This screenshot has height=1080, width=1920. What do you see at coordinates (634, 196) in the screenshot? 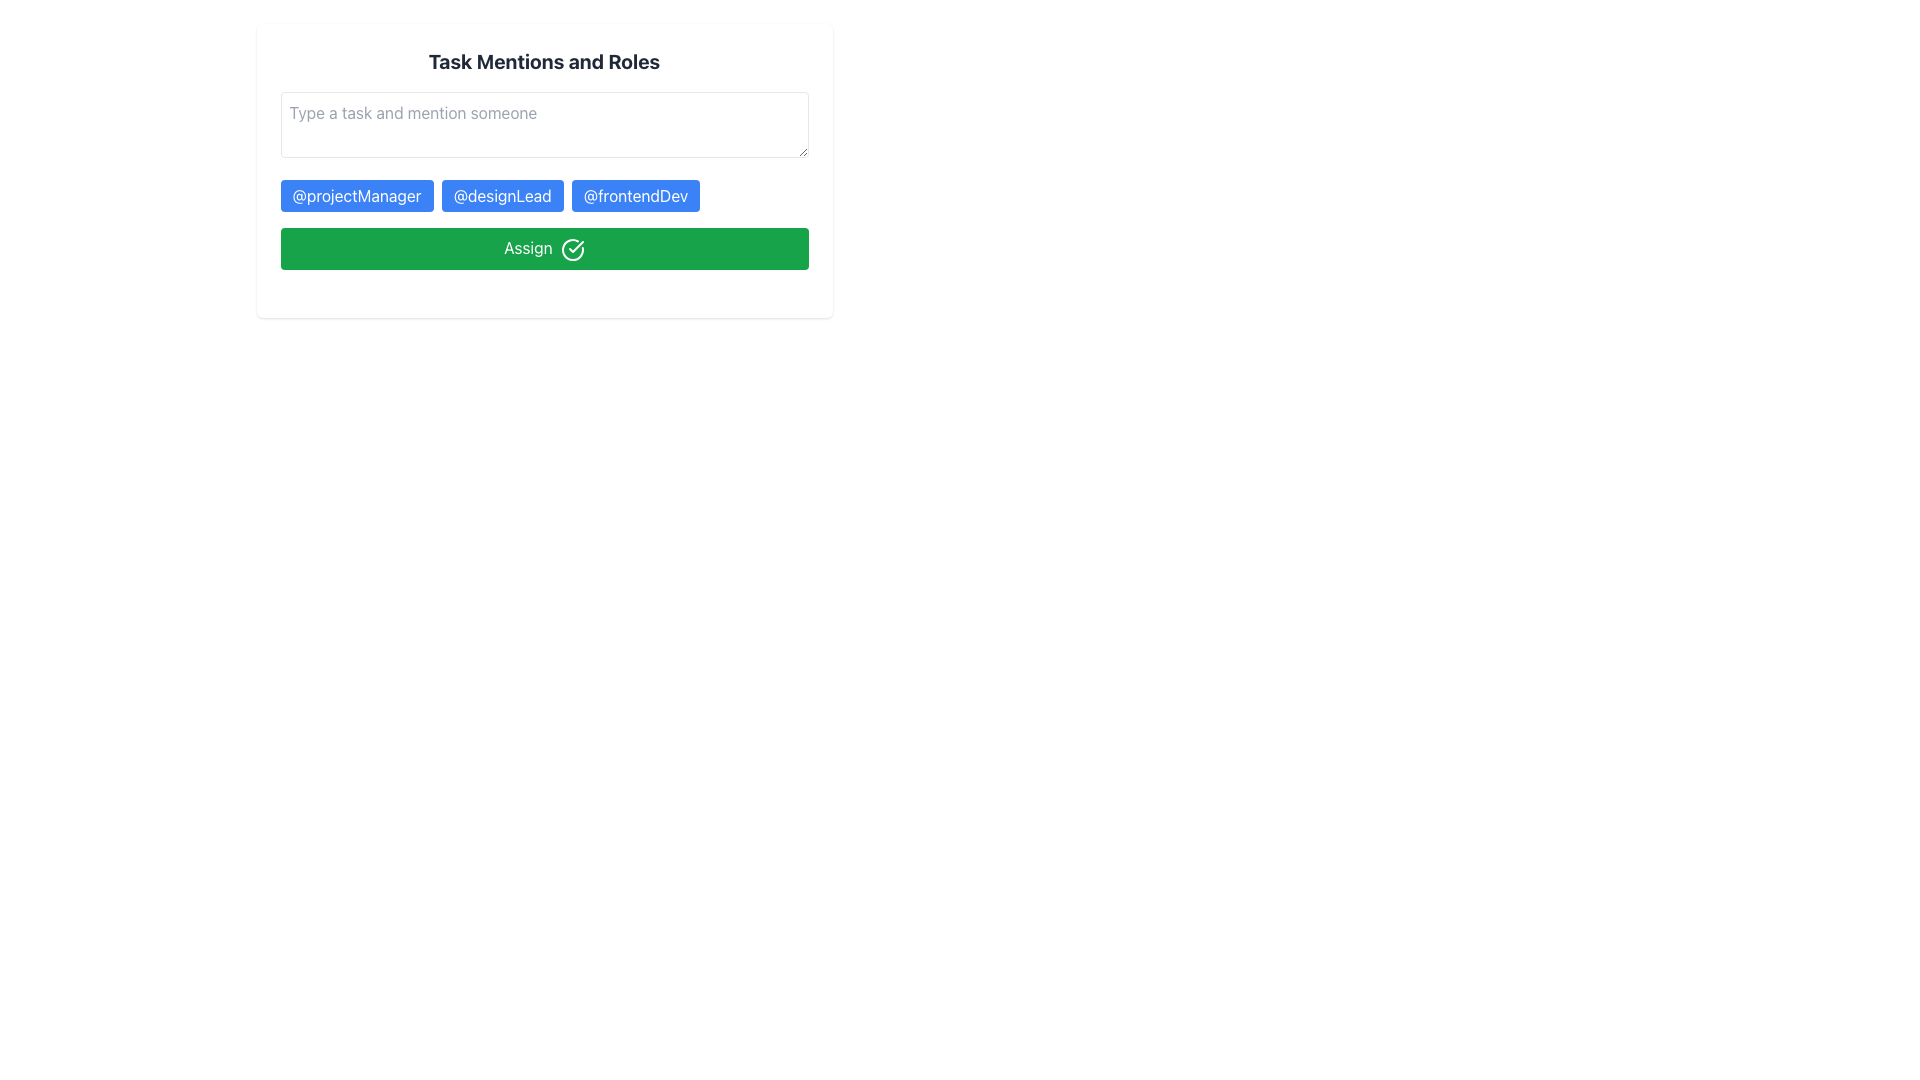
I see `the button with a blue background and white text displaying '@frontendDev', which is the third button in a row of three` at bounding box center [634, 196].